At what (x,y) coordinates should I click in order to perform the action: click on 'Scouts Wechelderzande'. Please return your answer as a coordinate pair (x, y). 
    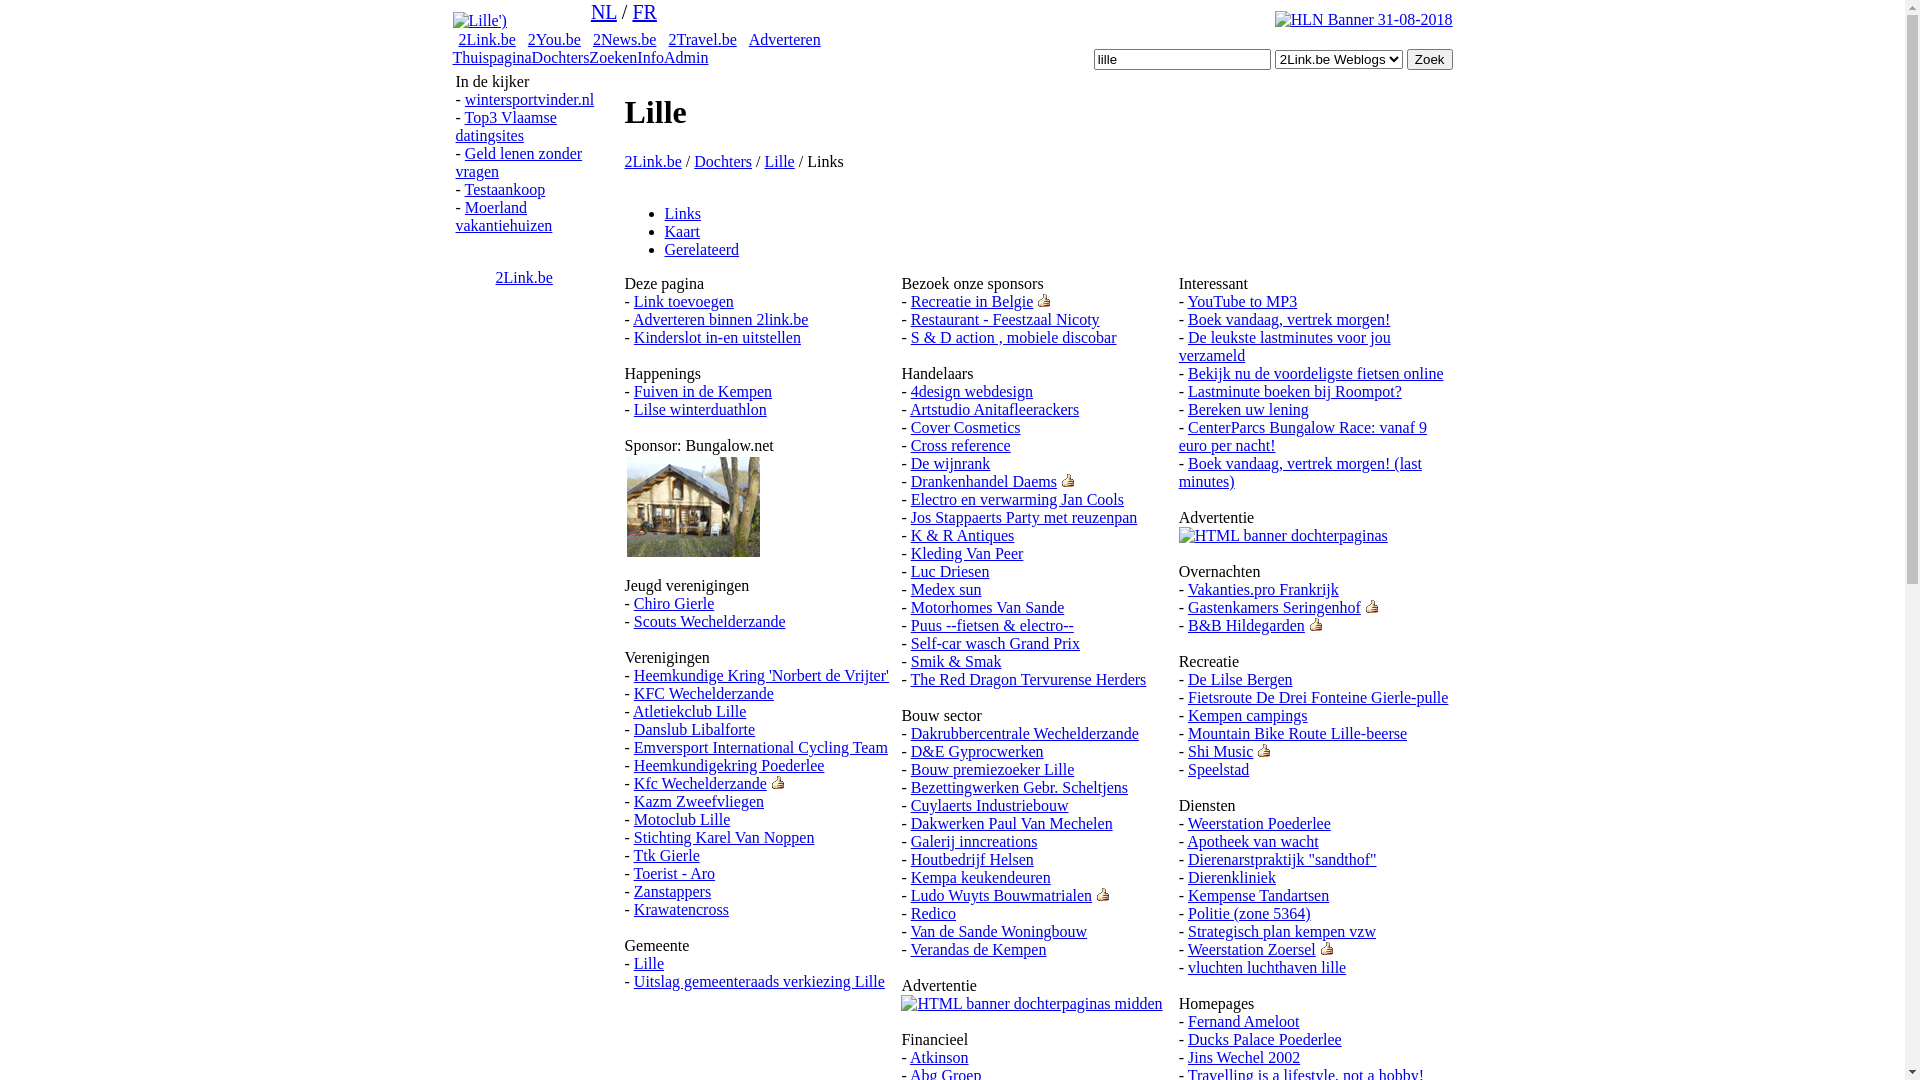
    Looking at the image, I should click on (710, 620).